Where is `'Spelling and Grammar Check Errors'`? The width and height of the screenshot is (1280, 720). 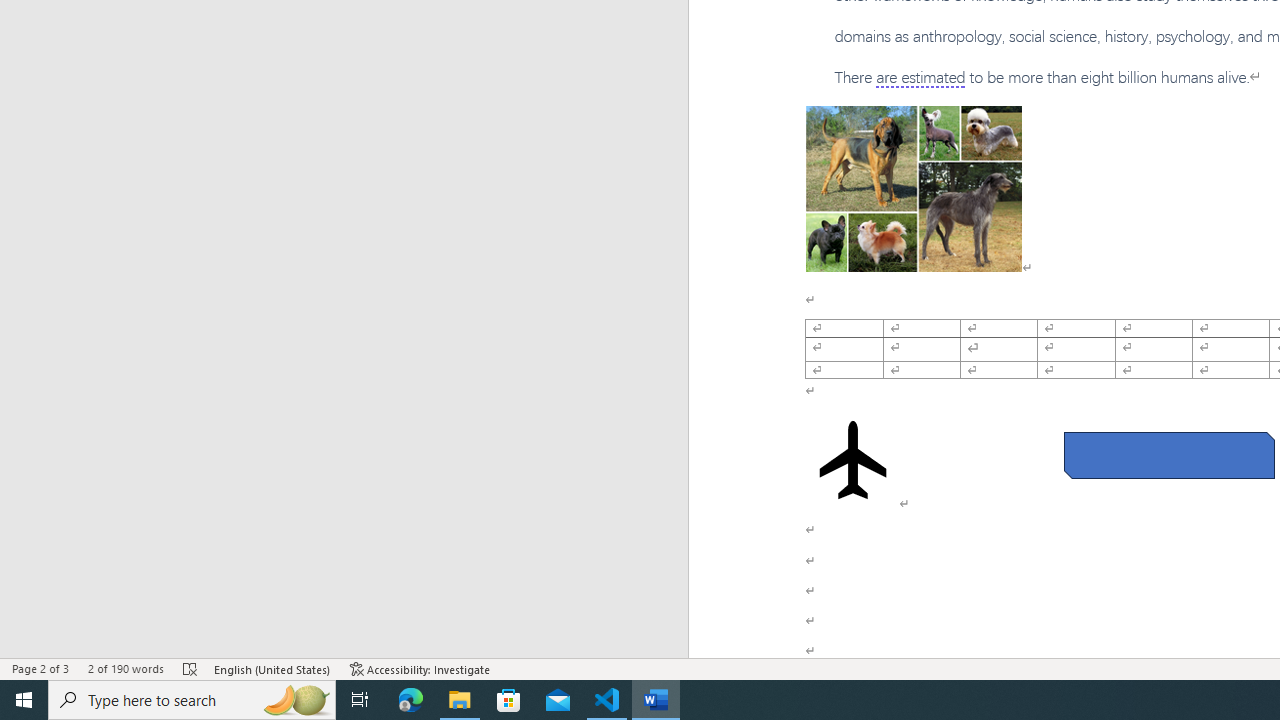 'Spelling and Grammar Check Errors' is located at coordinates (191, 669).